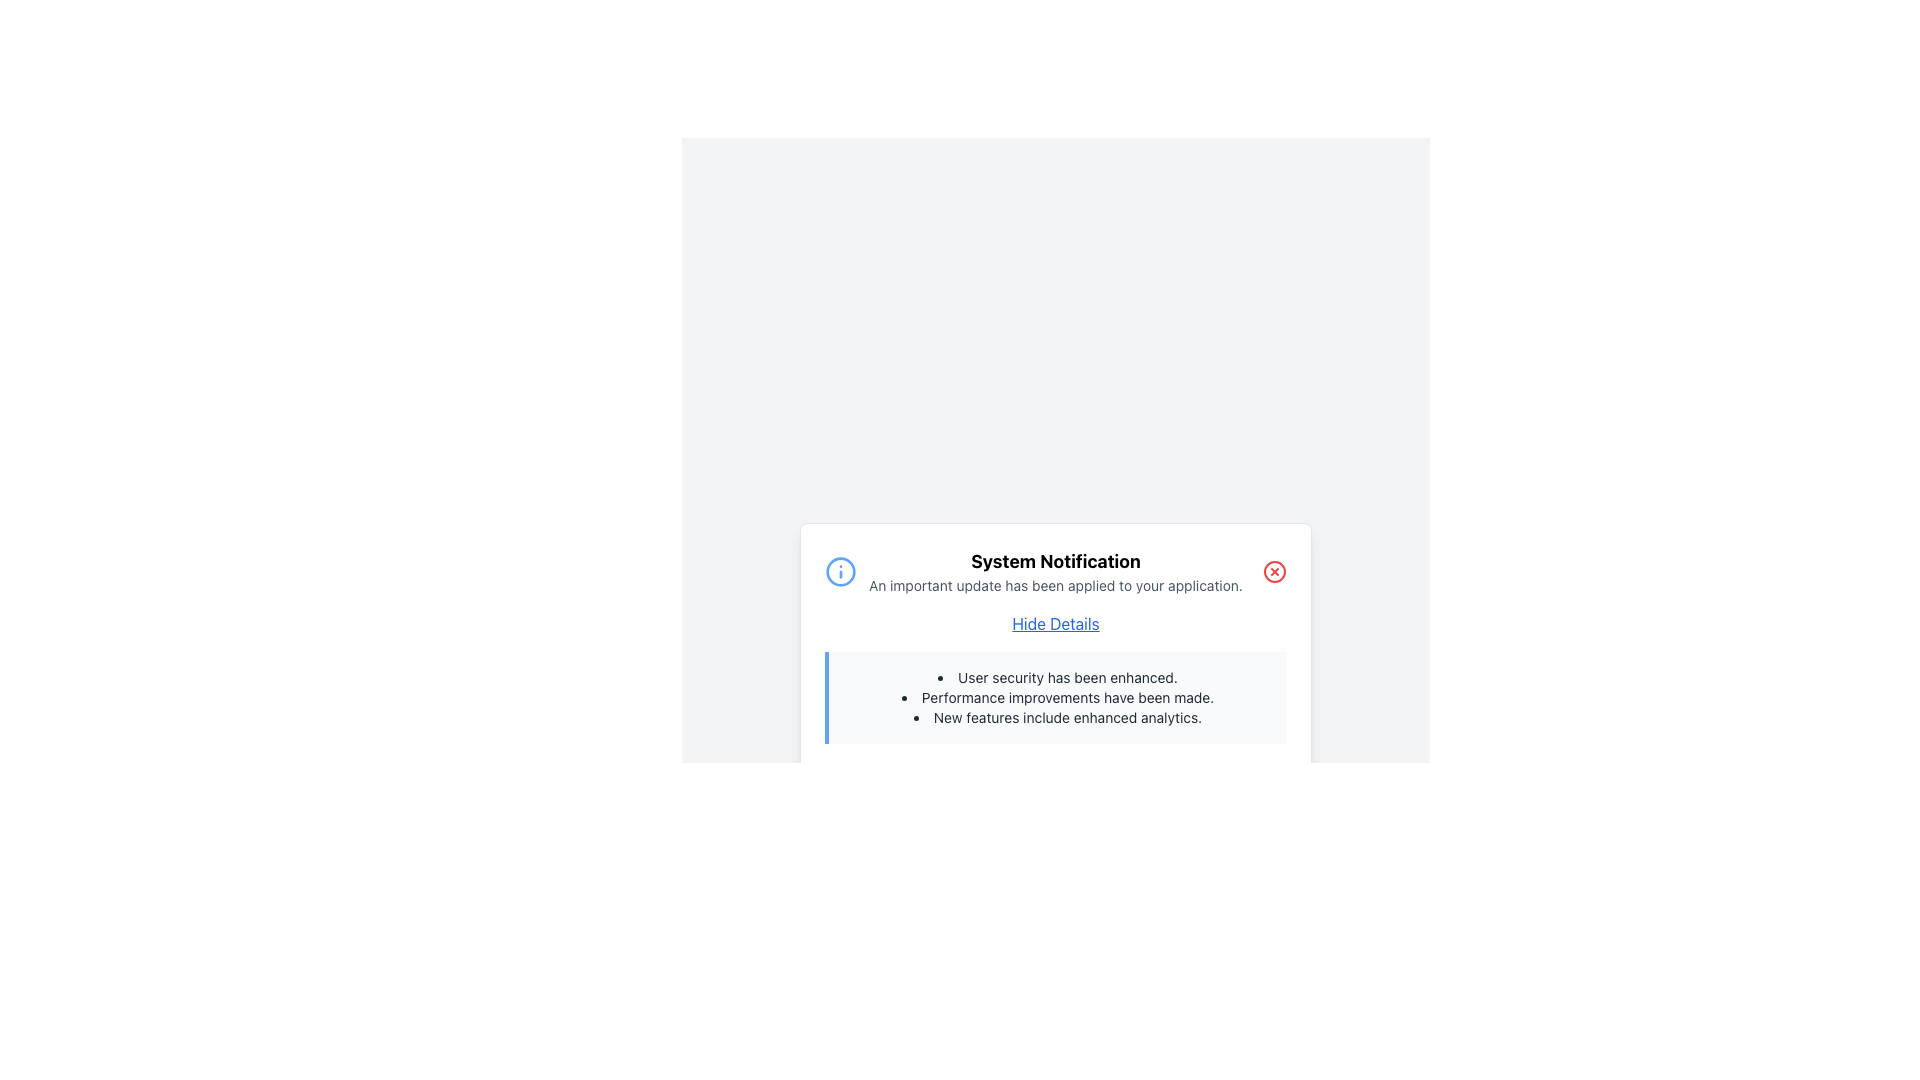  I want to click on the red circular close button marked with an 'X' located at the top-right corner of the banner displaying the 'System Notification' message for keyboard navigation, so click(1274, 571).